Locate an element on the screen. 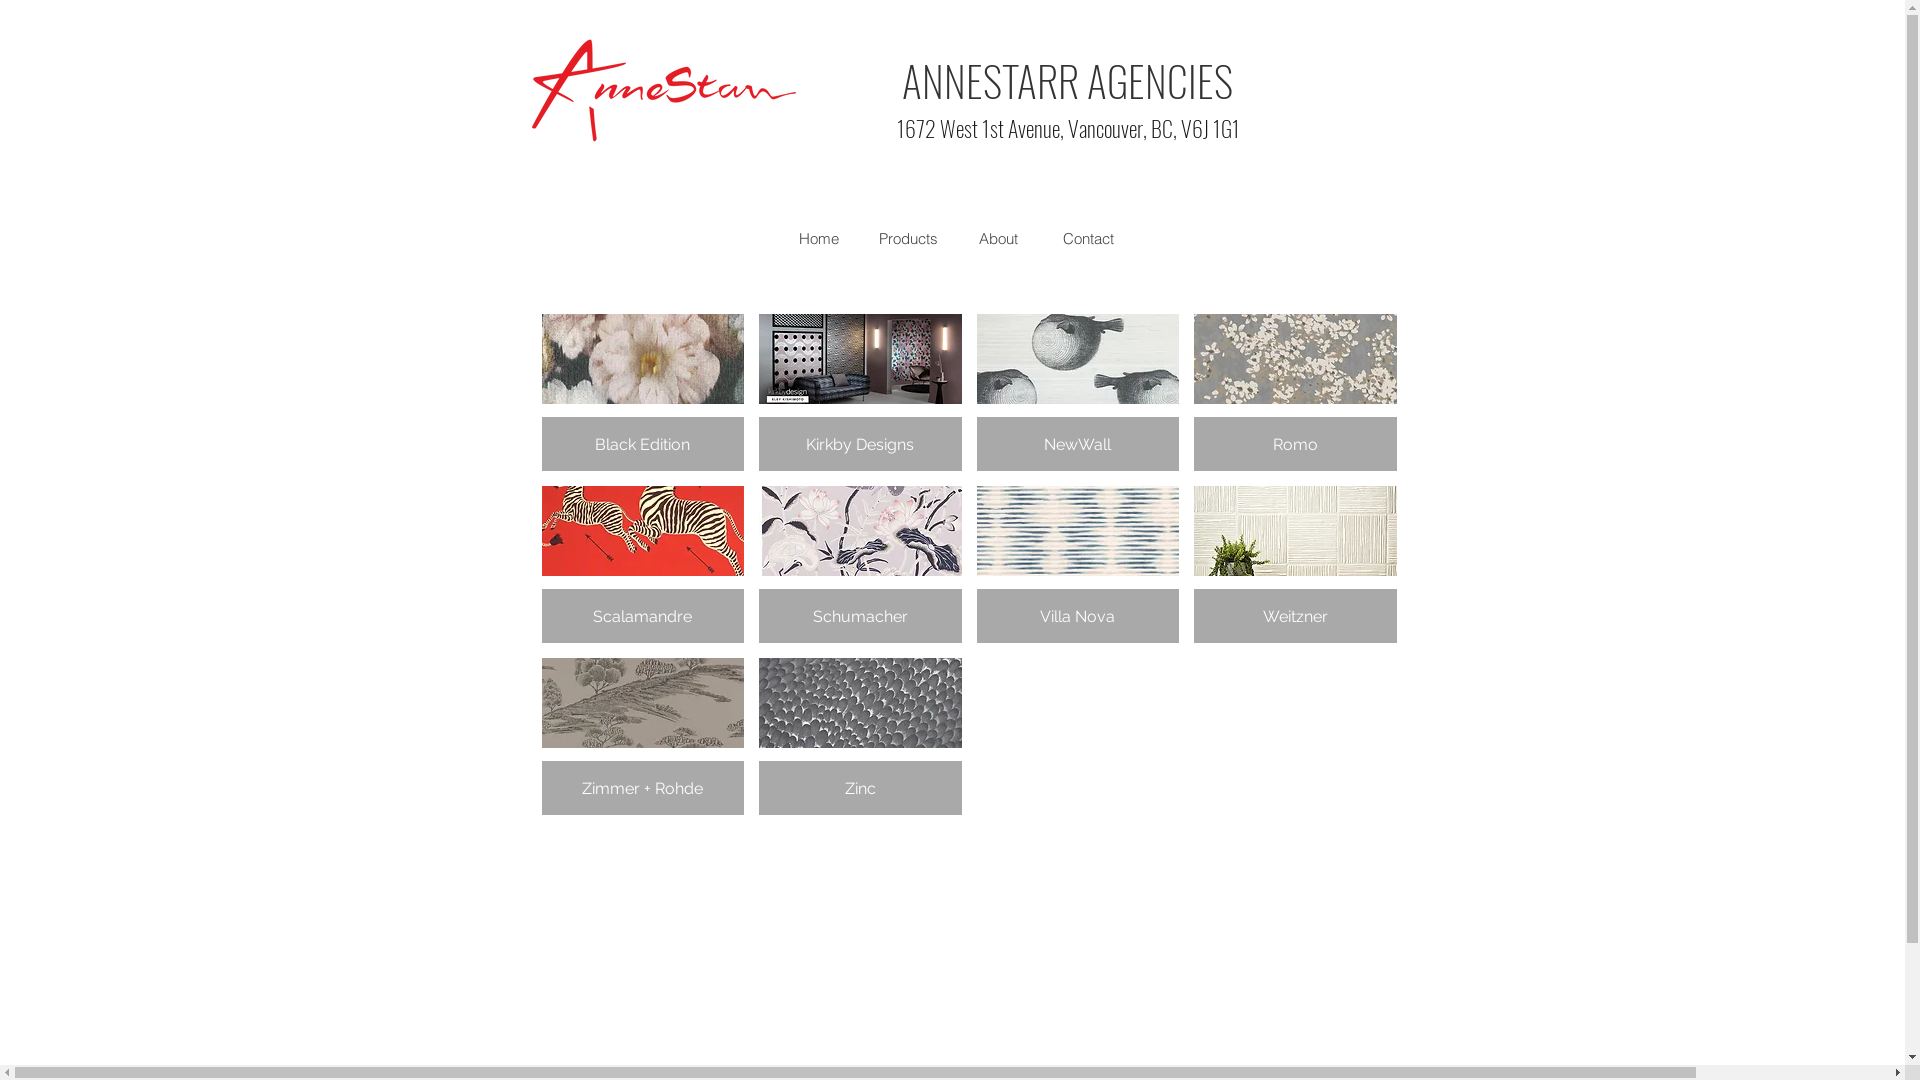 The image size is (1920, 1080). 'Black Edition' is located at coordinates (643, 392).